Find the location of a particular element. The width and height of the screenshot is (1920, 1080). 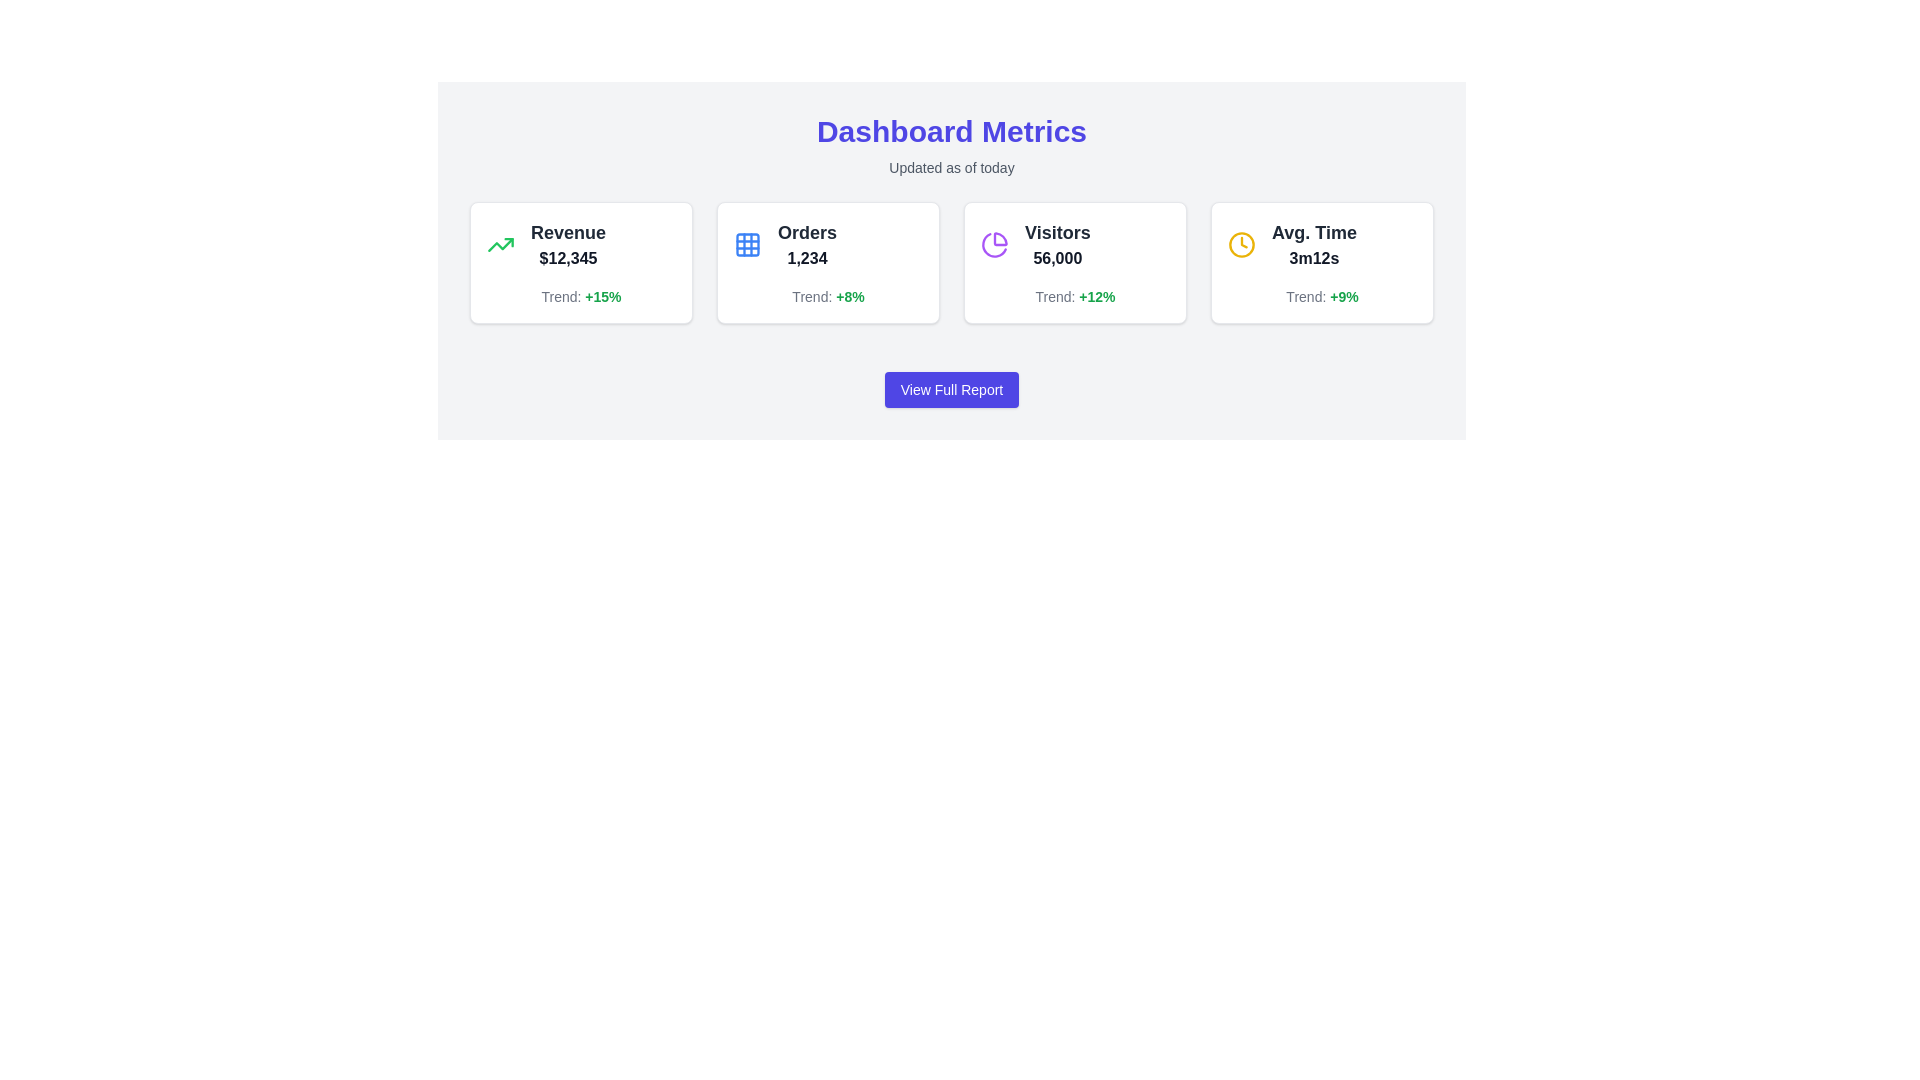

the blue square-shaped icon displaying a stylized 3x3 grid pattern, which is positioned beside the 'Orders' text block is located at coordinates (747, 244).